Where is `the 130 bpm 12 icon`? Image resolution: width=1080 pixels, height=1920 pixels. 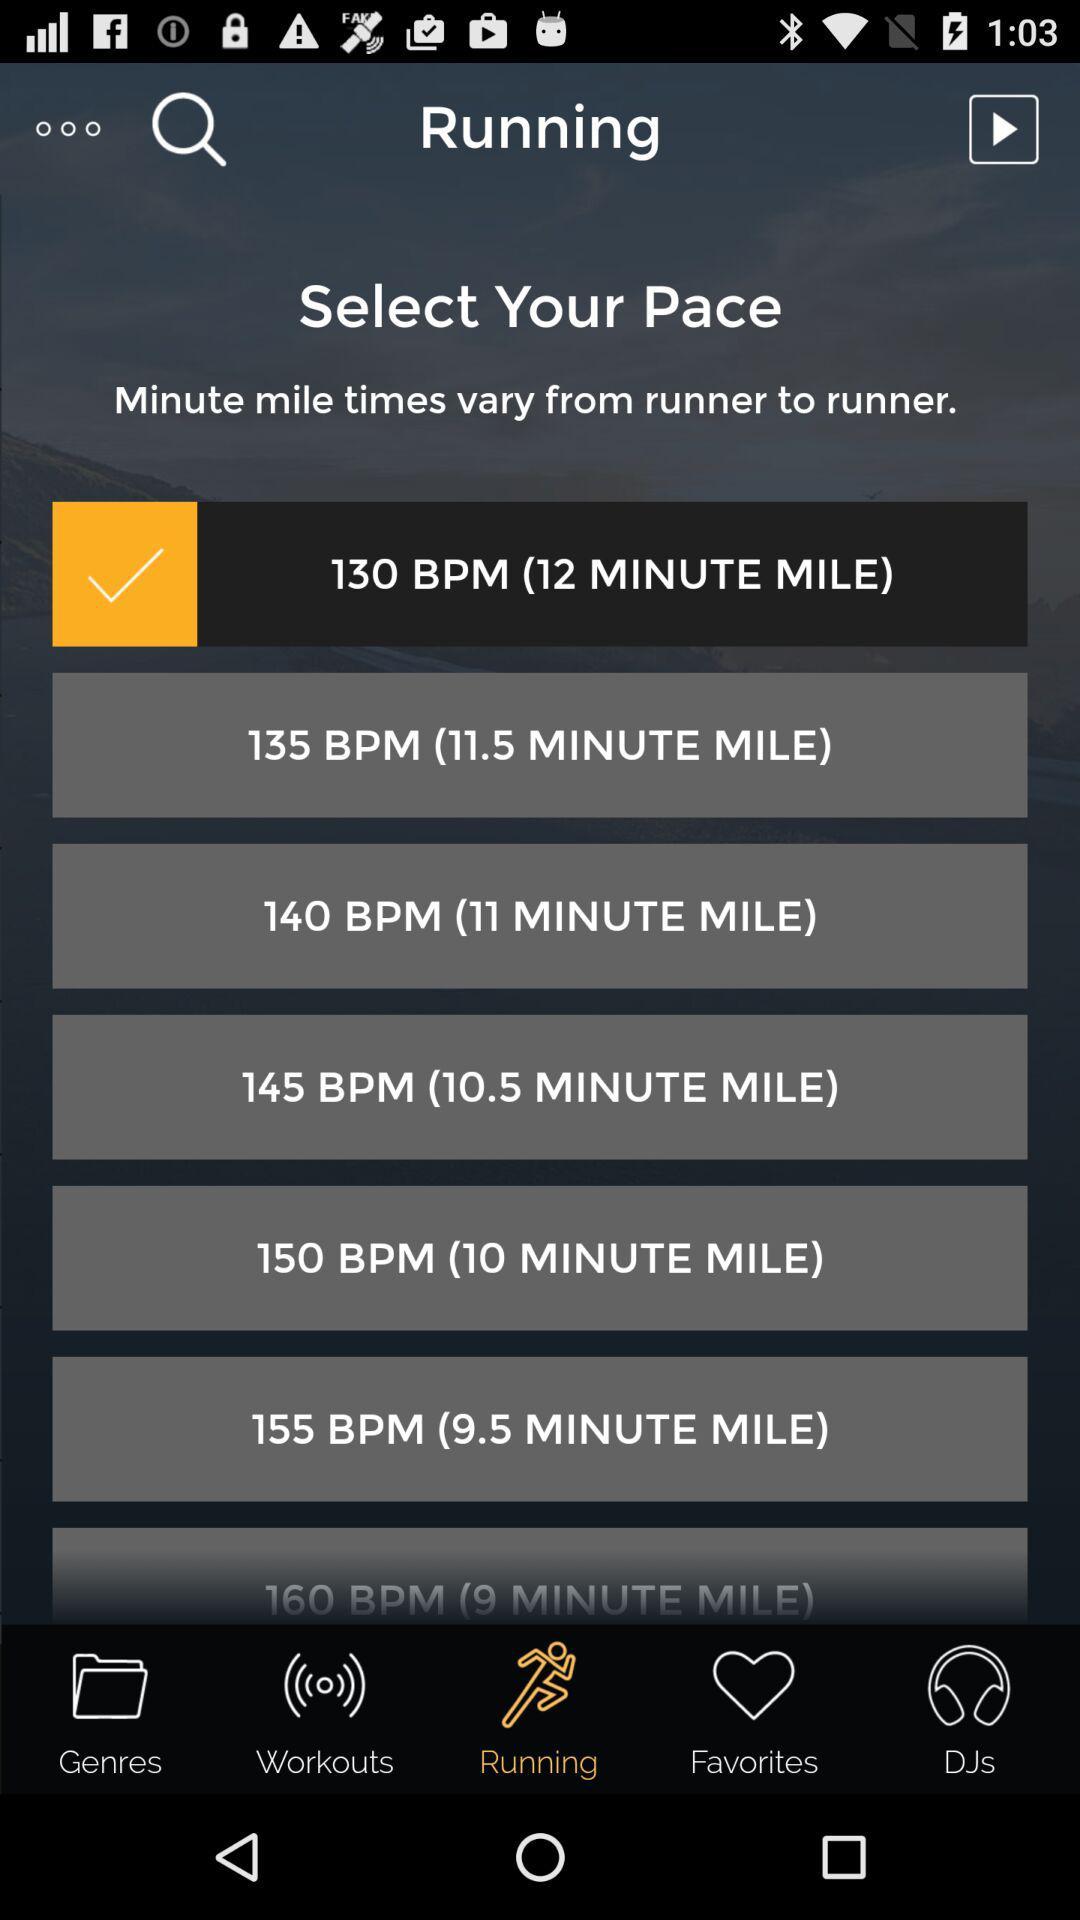
the 130 bpm 12 icon is located at coordinates (611, 573).